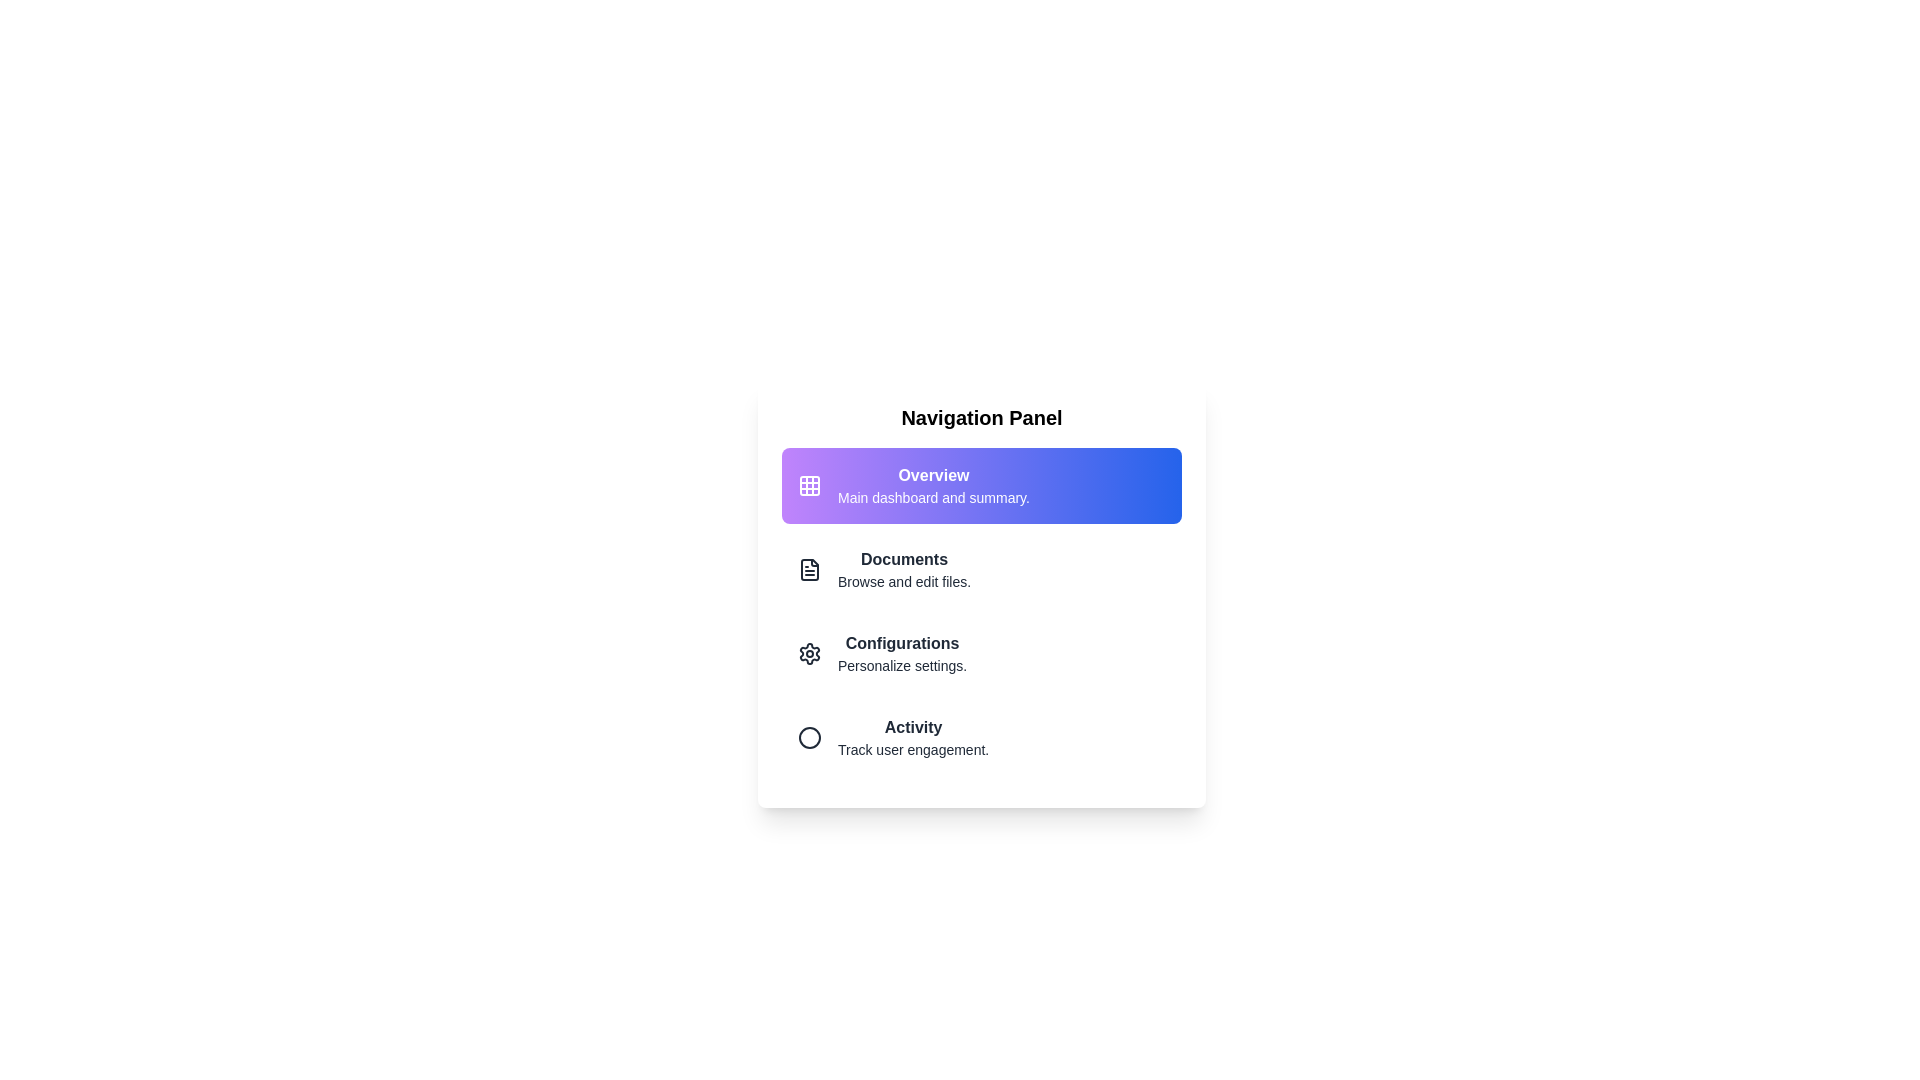  I want to click on the menu section corresponding to Activity, so click(982, 737).